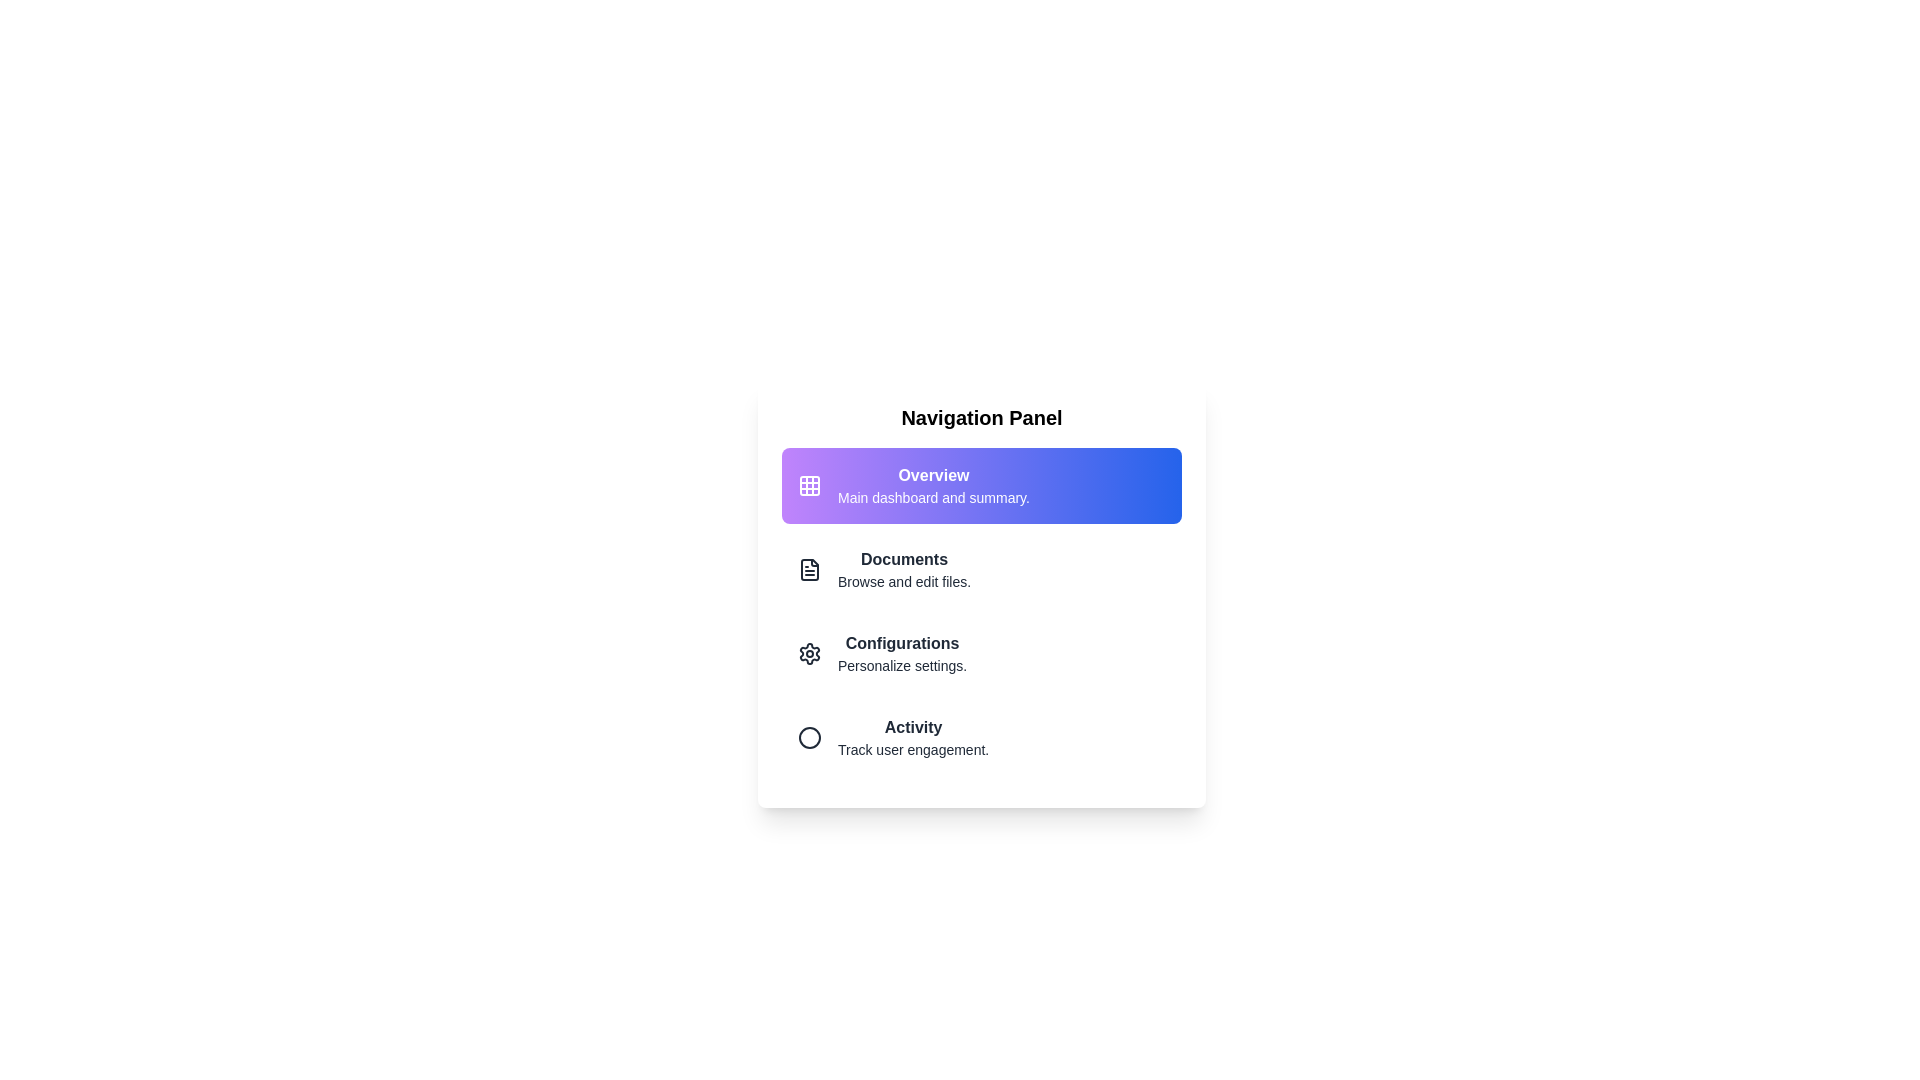  I want to click on the menu section corresponding to Activity, so click(982, 737).